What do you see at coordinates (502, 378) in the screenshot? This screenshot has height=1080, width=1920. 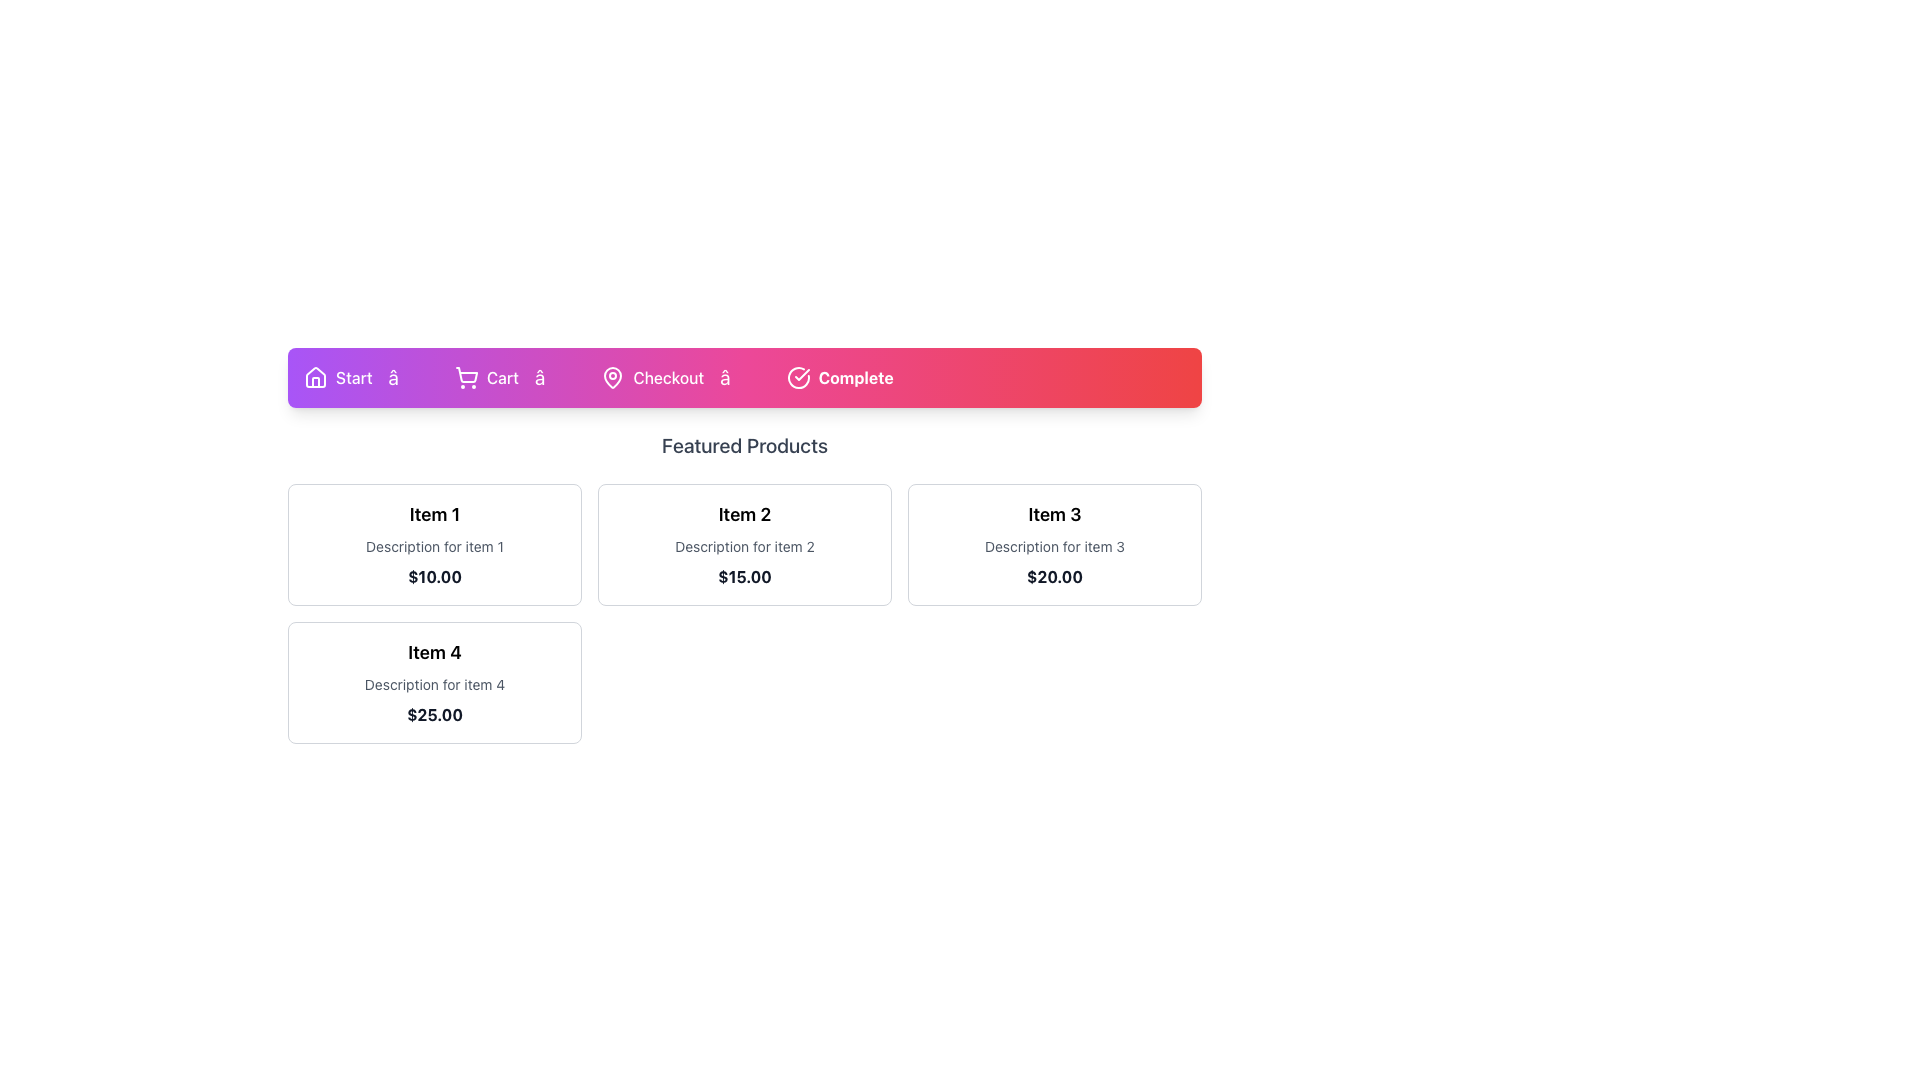 I see `the 'Cart' text label located in the navigation bar` at bounding box center [502, 378].